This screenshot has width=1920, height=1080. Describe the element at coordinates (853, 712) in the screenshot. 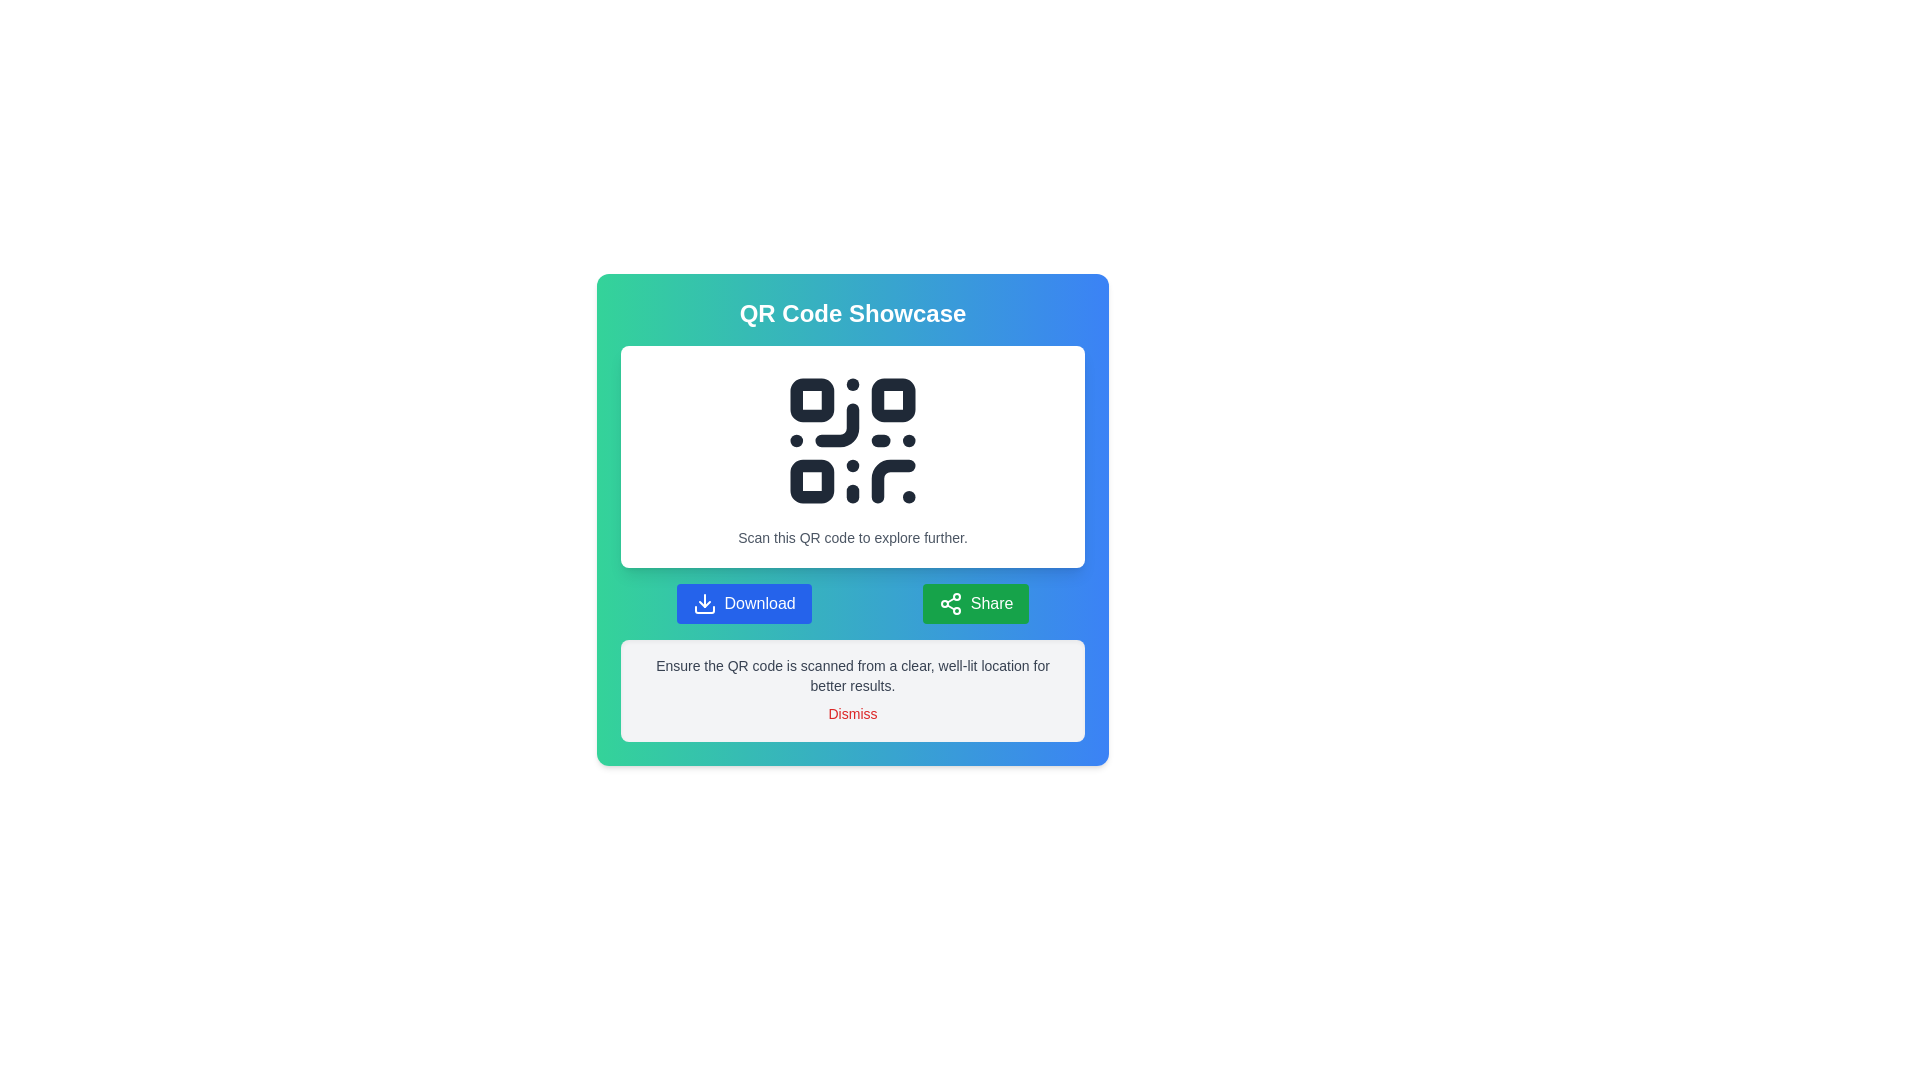

I see `the 'Dismiss' button, which is displayed in bold red text and located below a block of instructional text within a light-gray, rounded-corner box` at that location.